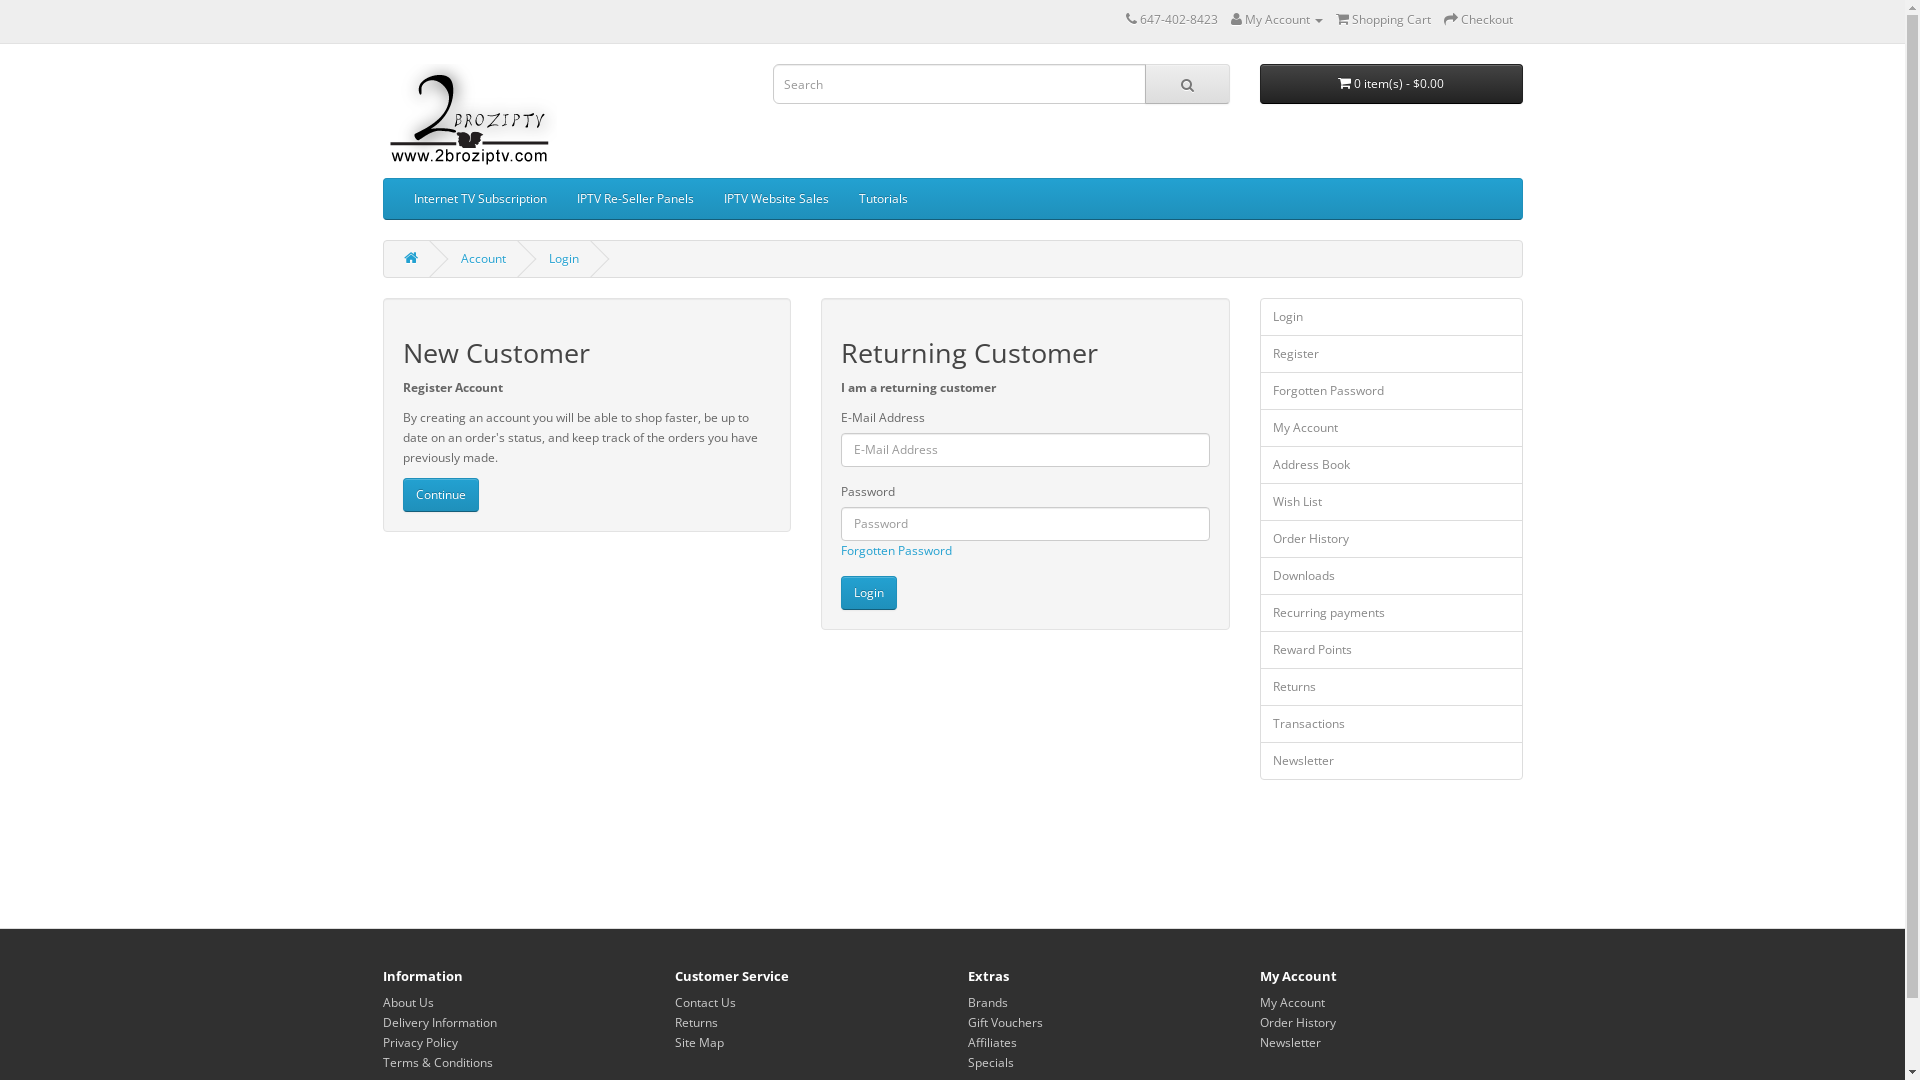 This screenshot has width=1920, height=1080. Describe the element at coordinates (382, 1002) in the screenshot. I see `'About Us'` at that location.